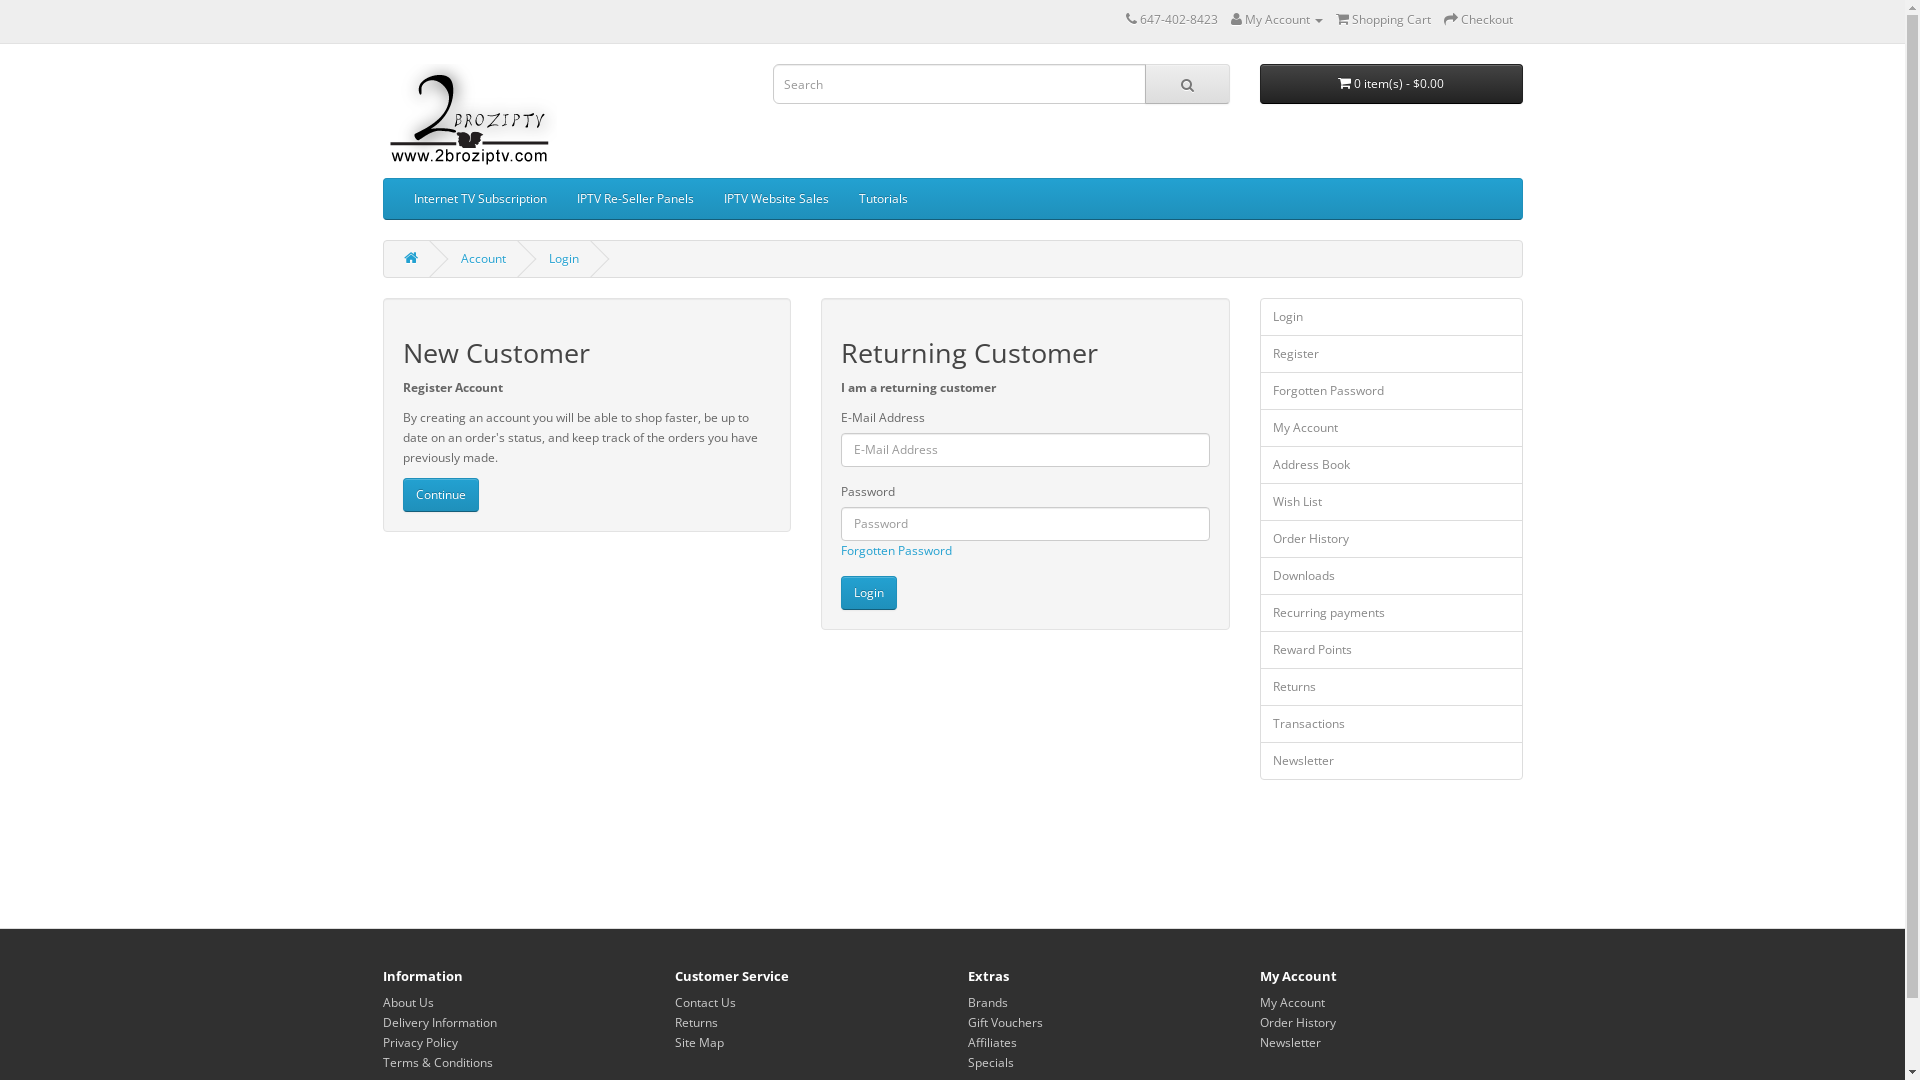 This screenshot has width=1920, height=1080. Describe the element at coordinates (382, 1002) in the screenshot. I see `'About Us'` at that location.